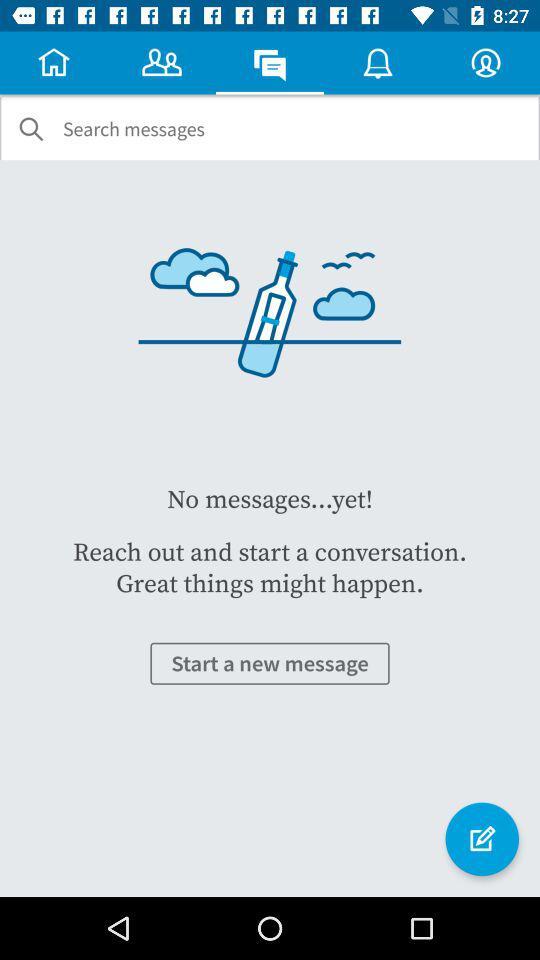  Describe the element at coordinates (30, 128) in the screenshot. I see `item next to search messages` at that location.